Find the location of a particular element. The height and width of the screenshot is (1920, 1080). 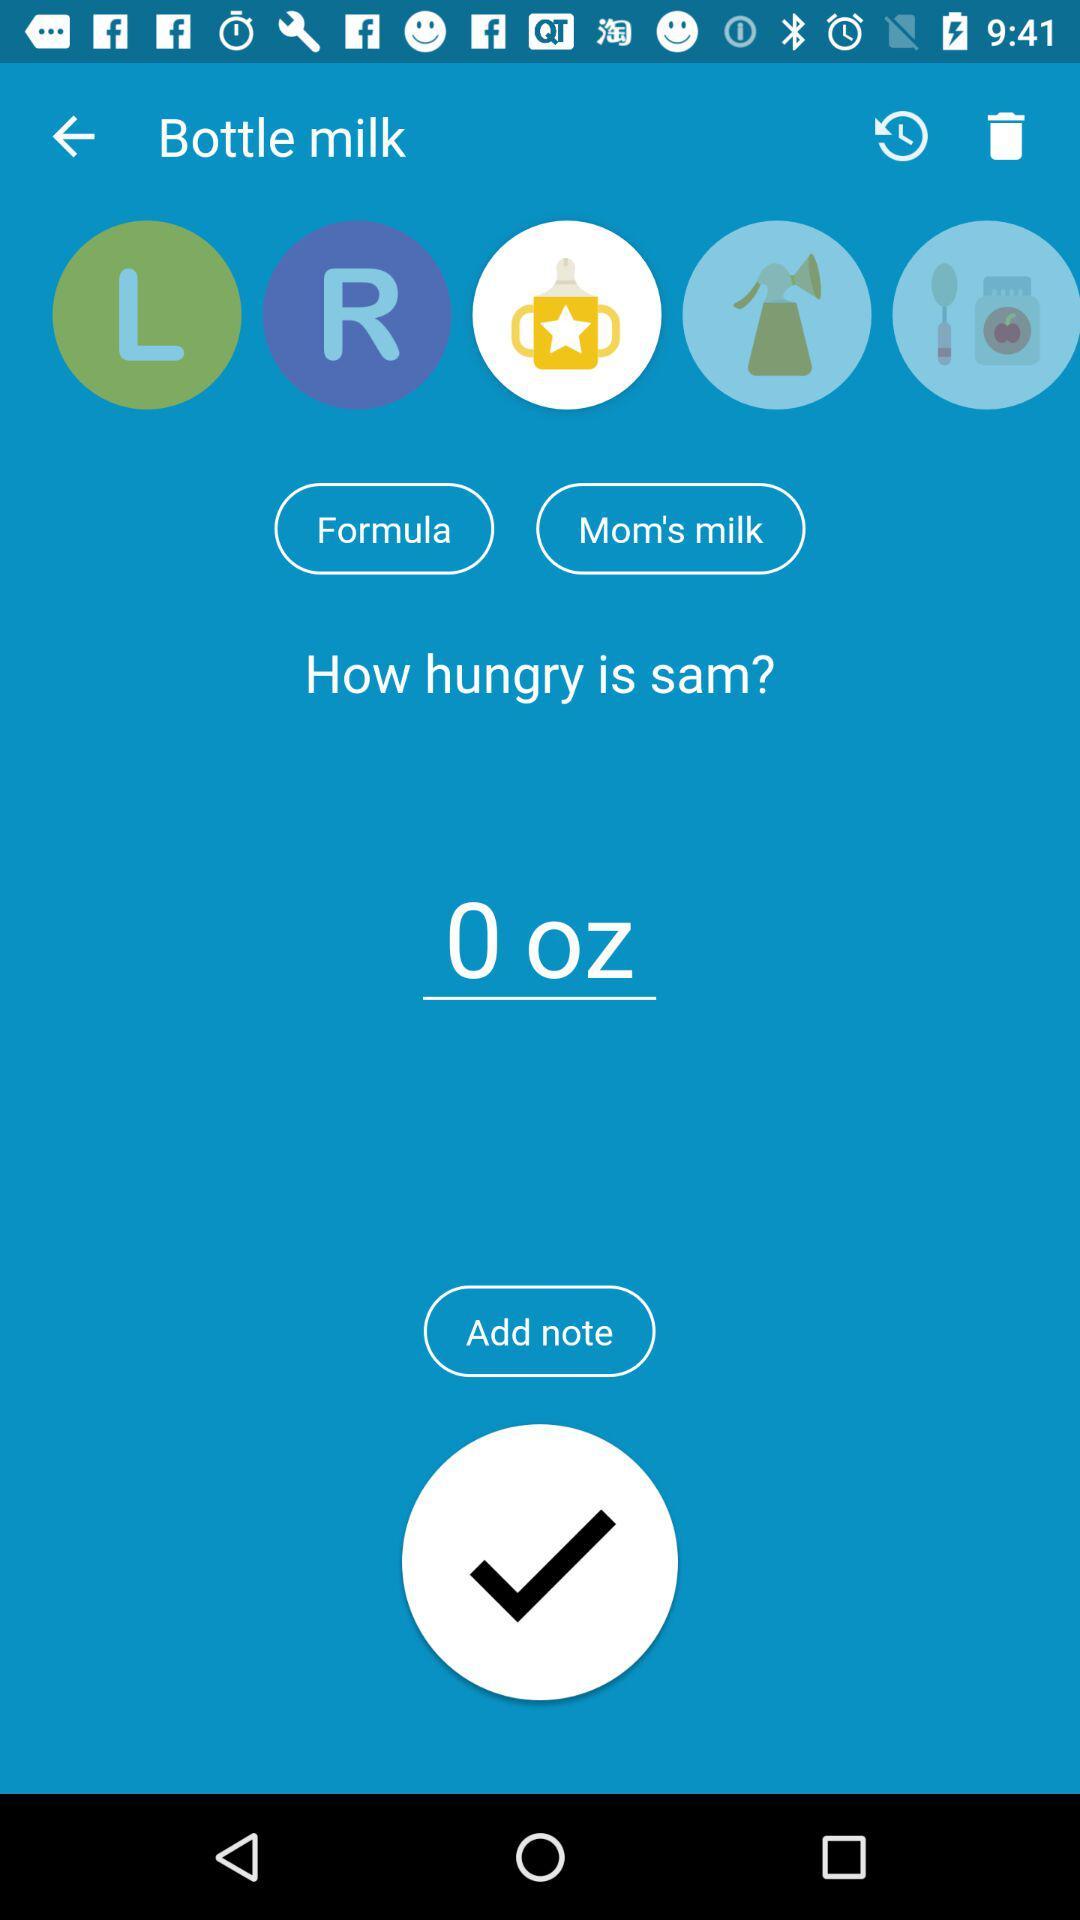

formula icon is located at coordinates (384, 528).